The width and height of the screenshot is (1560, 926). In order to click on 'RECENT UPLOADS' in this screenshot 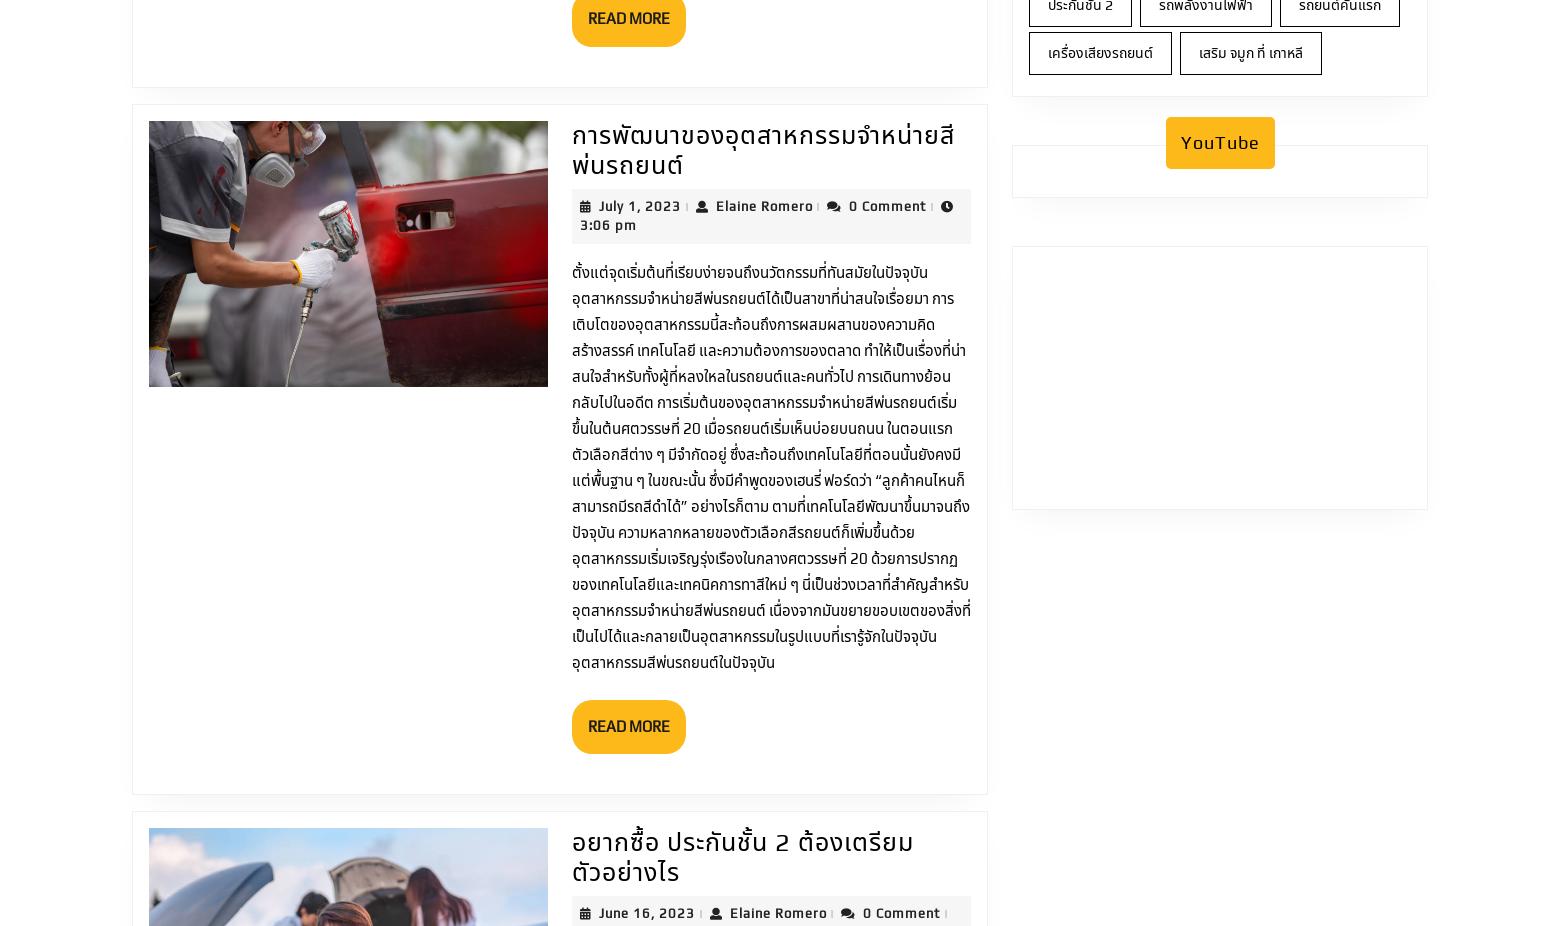, I will do `click(576, 752)`.